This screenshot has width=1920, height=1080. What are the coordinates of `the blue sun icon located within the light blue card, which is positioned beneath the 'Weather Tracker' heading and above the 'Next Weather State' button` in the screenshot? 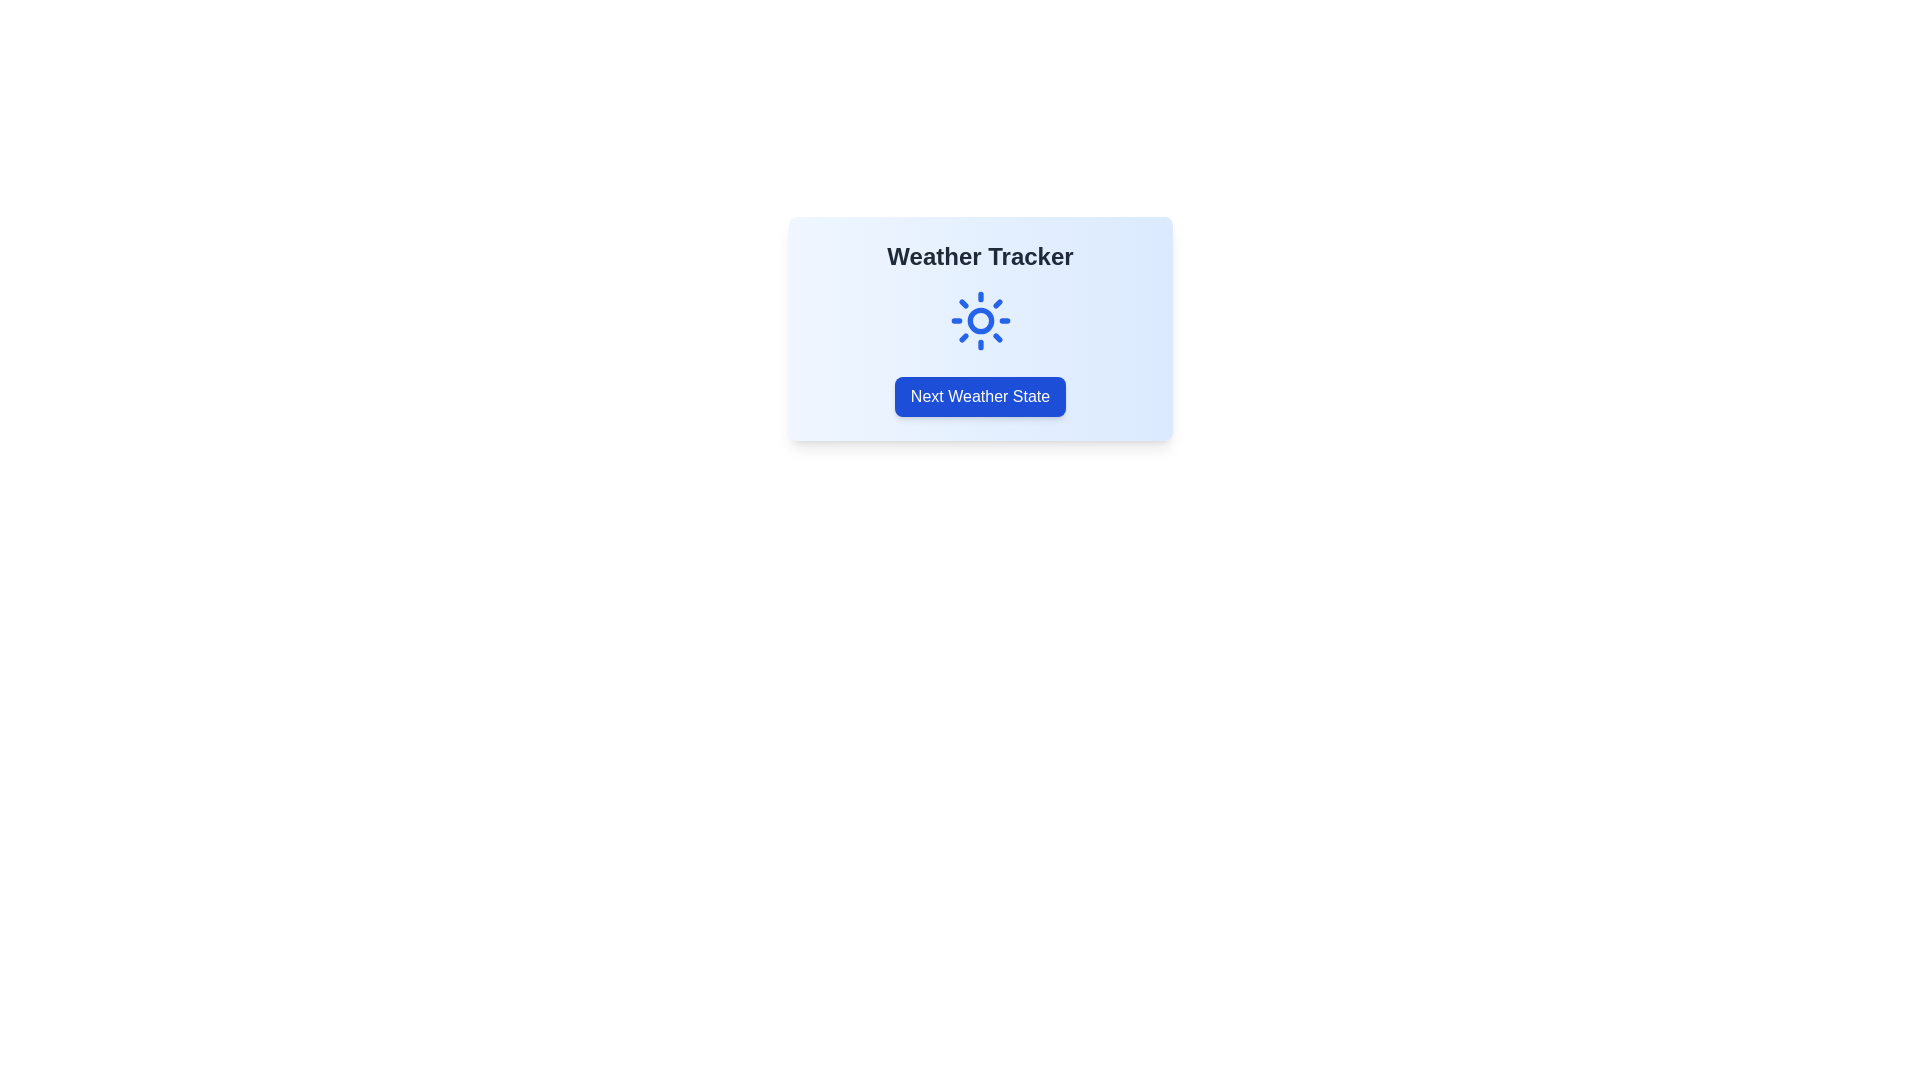 It's located at (980, 319).